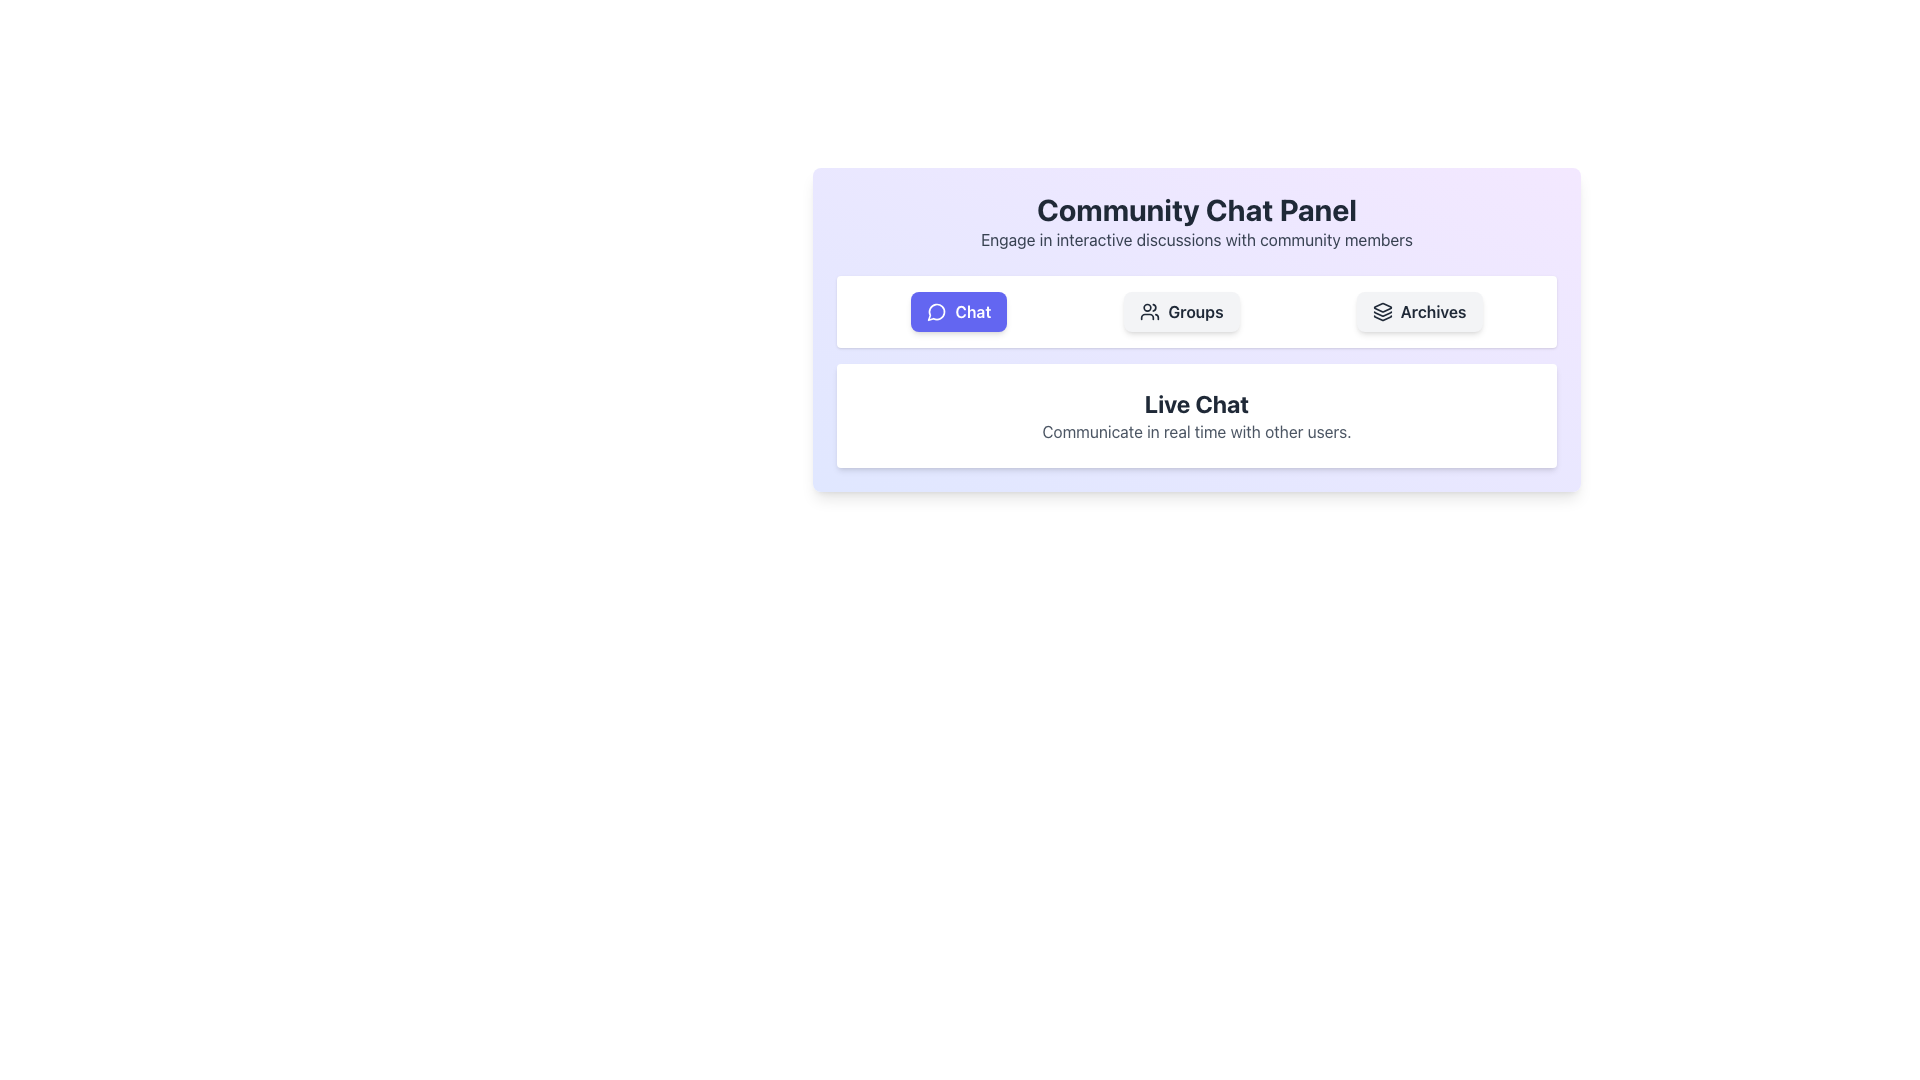 This screenshot has width=1920, height=1080. Describe the element at coordinates (1196, 404) in the screenshot. I see `the text label or section header that indicates the functionality of the live chat feature, located above the descriptive text 'Communicate in real time with other users.'` at that location.